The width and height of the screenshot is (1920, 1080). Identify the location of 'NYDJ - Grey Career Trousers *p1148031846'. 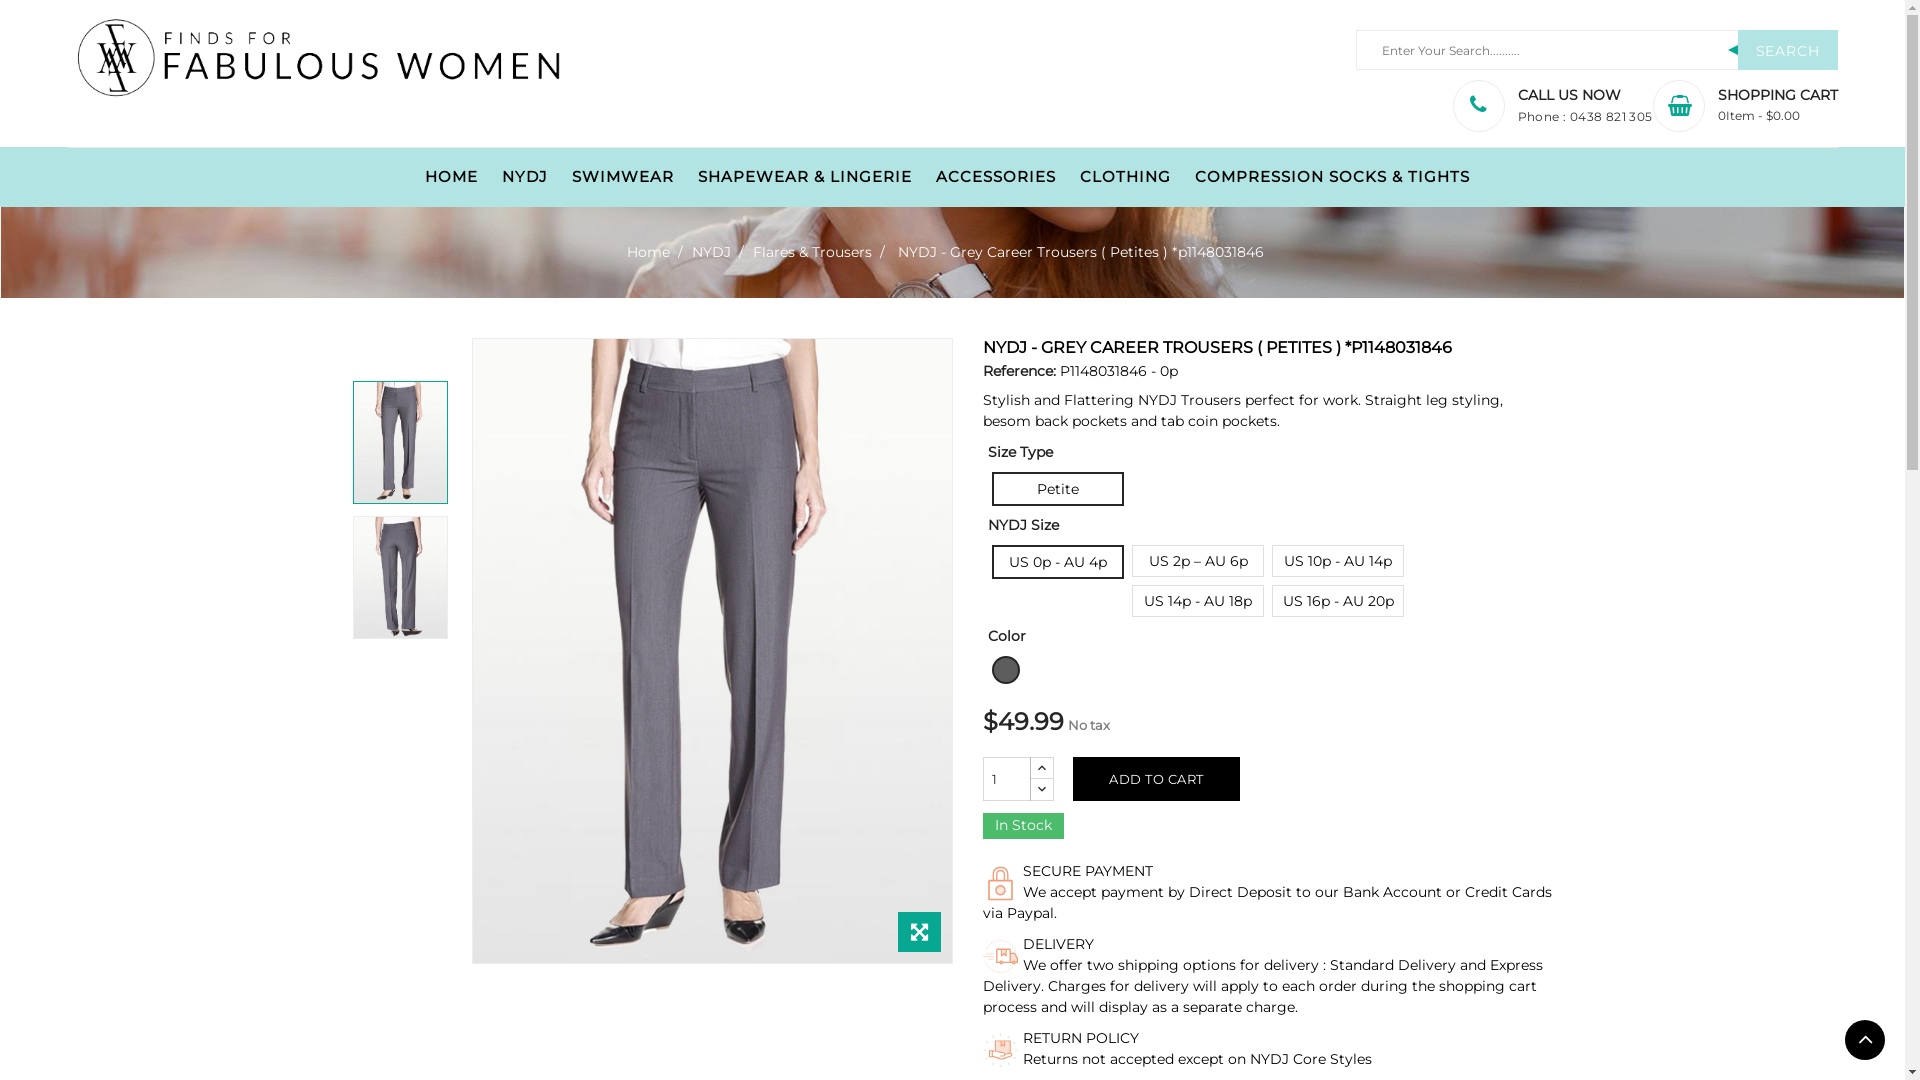
(399, 441).